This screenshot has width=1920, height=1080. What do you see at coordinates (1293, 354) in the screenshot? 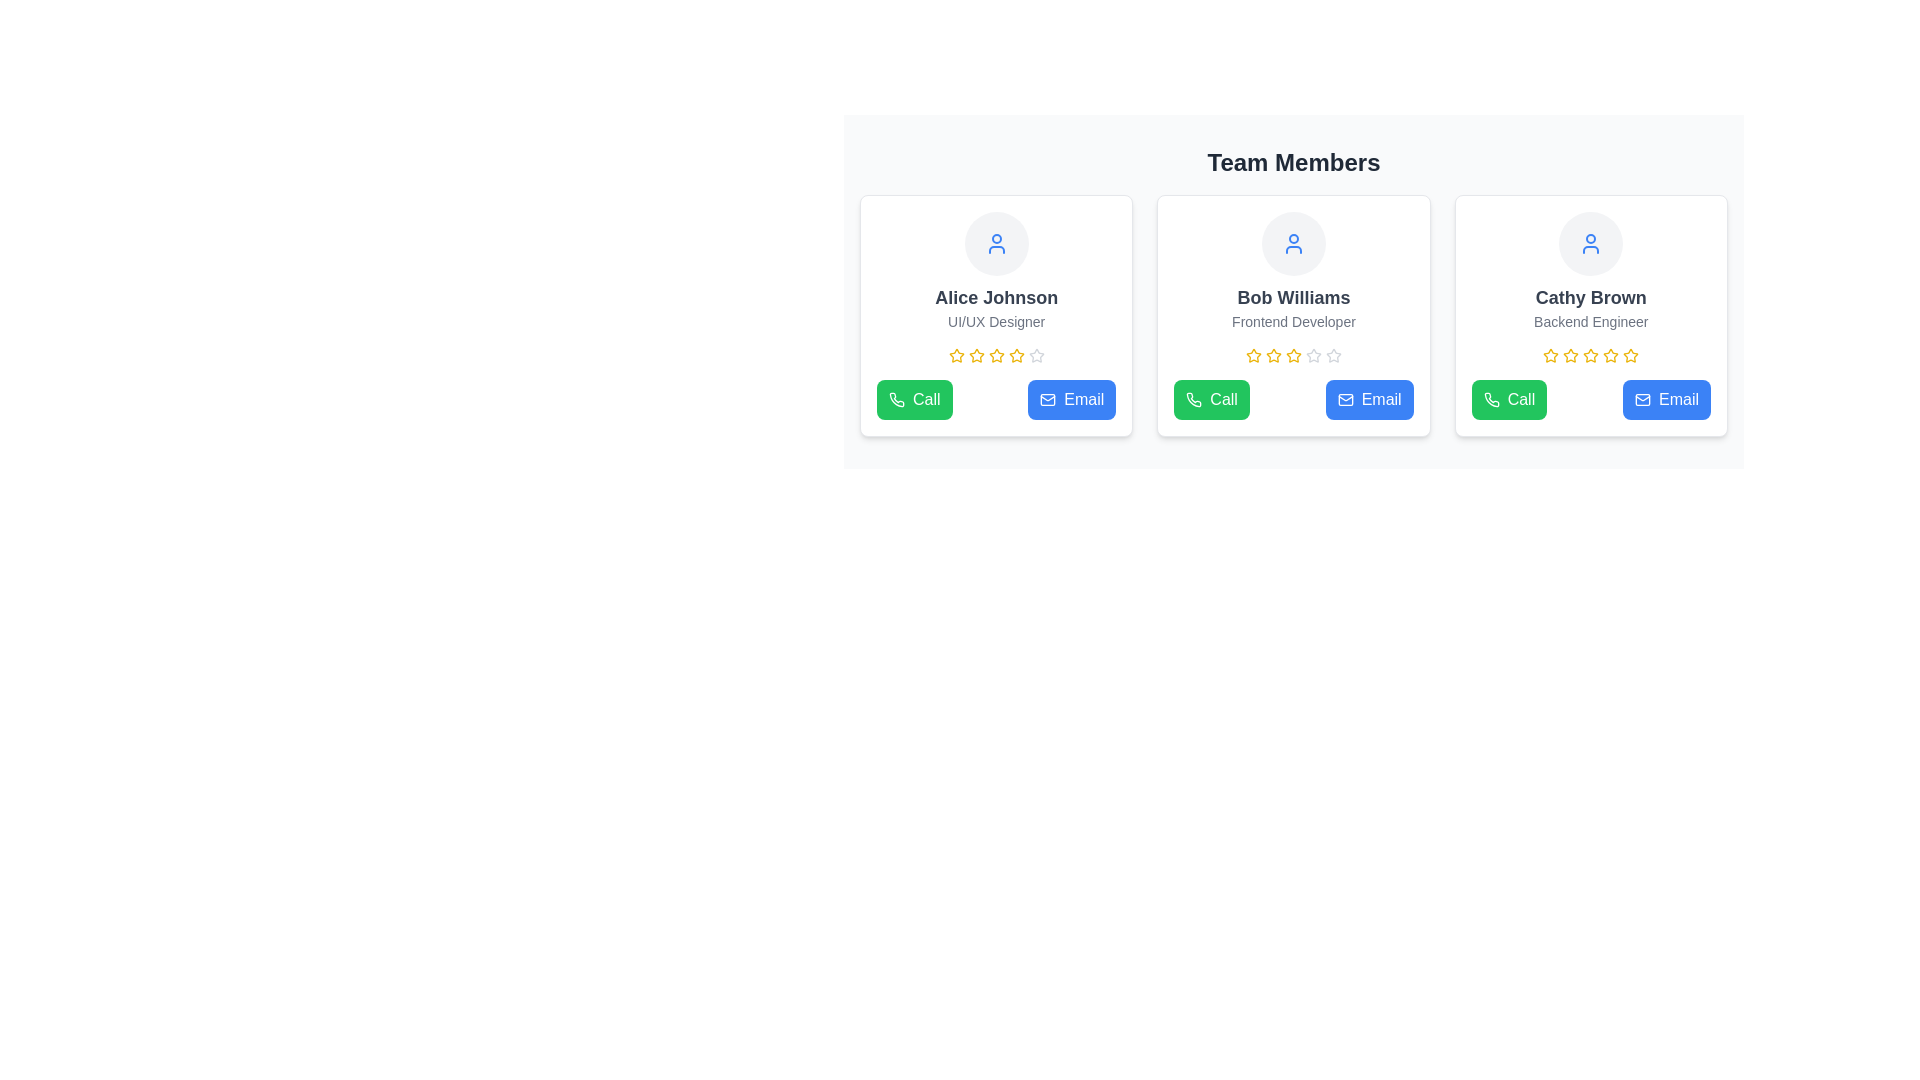
I see `the second star-shaped icon filled with yellow color to rate Bob Williams, located under his role description 'Frontend Developer.'` at bounding box center [1293, 354].